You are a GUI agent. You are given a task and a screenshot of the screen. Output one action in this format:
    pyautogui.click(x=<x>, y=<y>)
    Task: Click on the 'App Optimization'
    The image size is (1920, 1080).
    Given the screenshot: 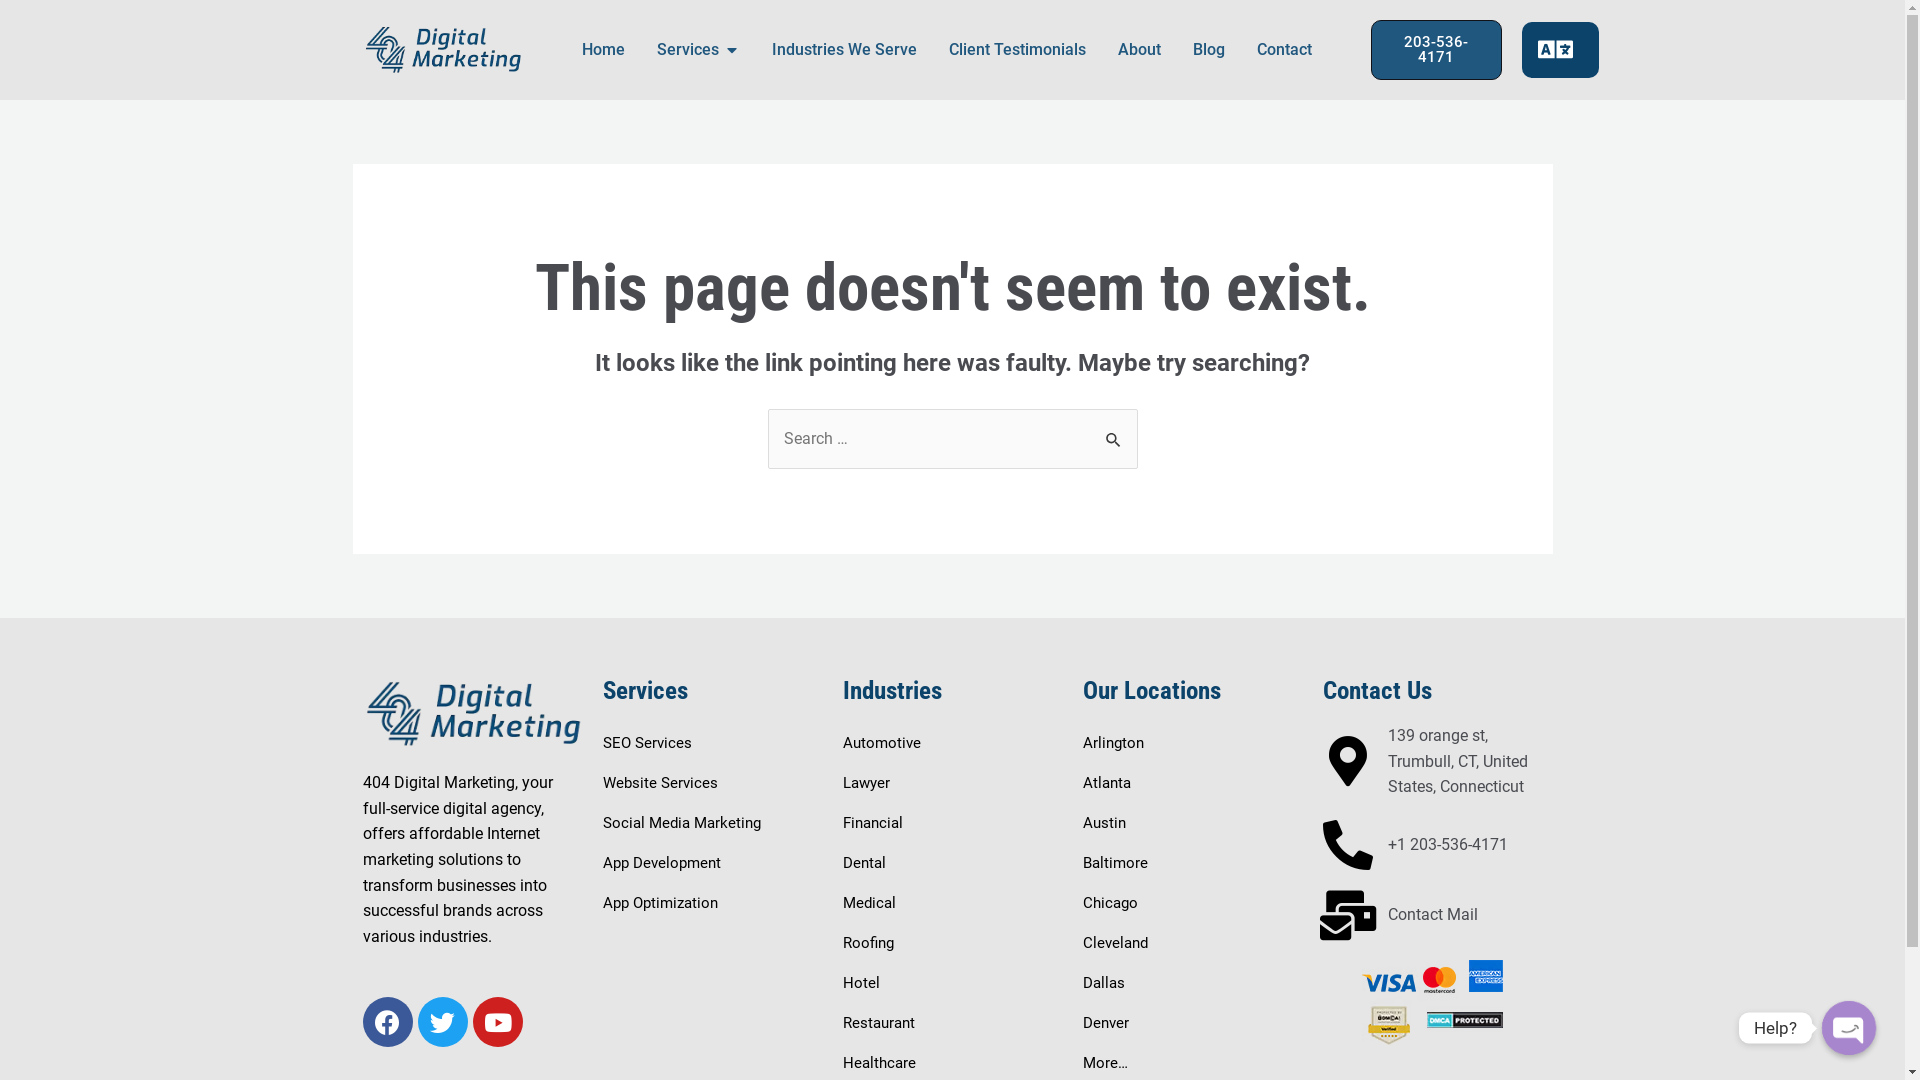 What is the action you would take?
    pyautogui.click(x=659, y=902)
    